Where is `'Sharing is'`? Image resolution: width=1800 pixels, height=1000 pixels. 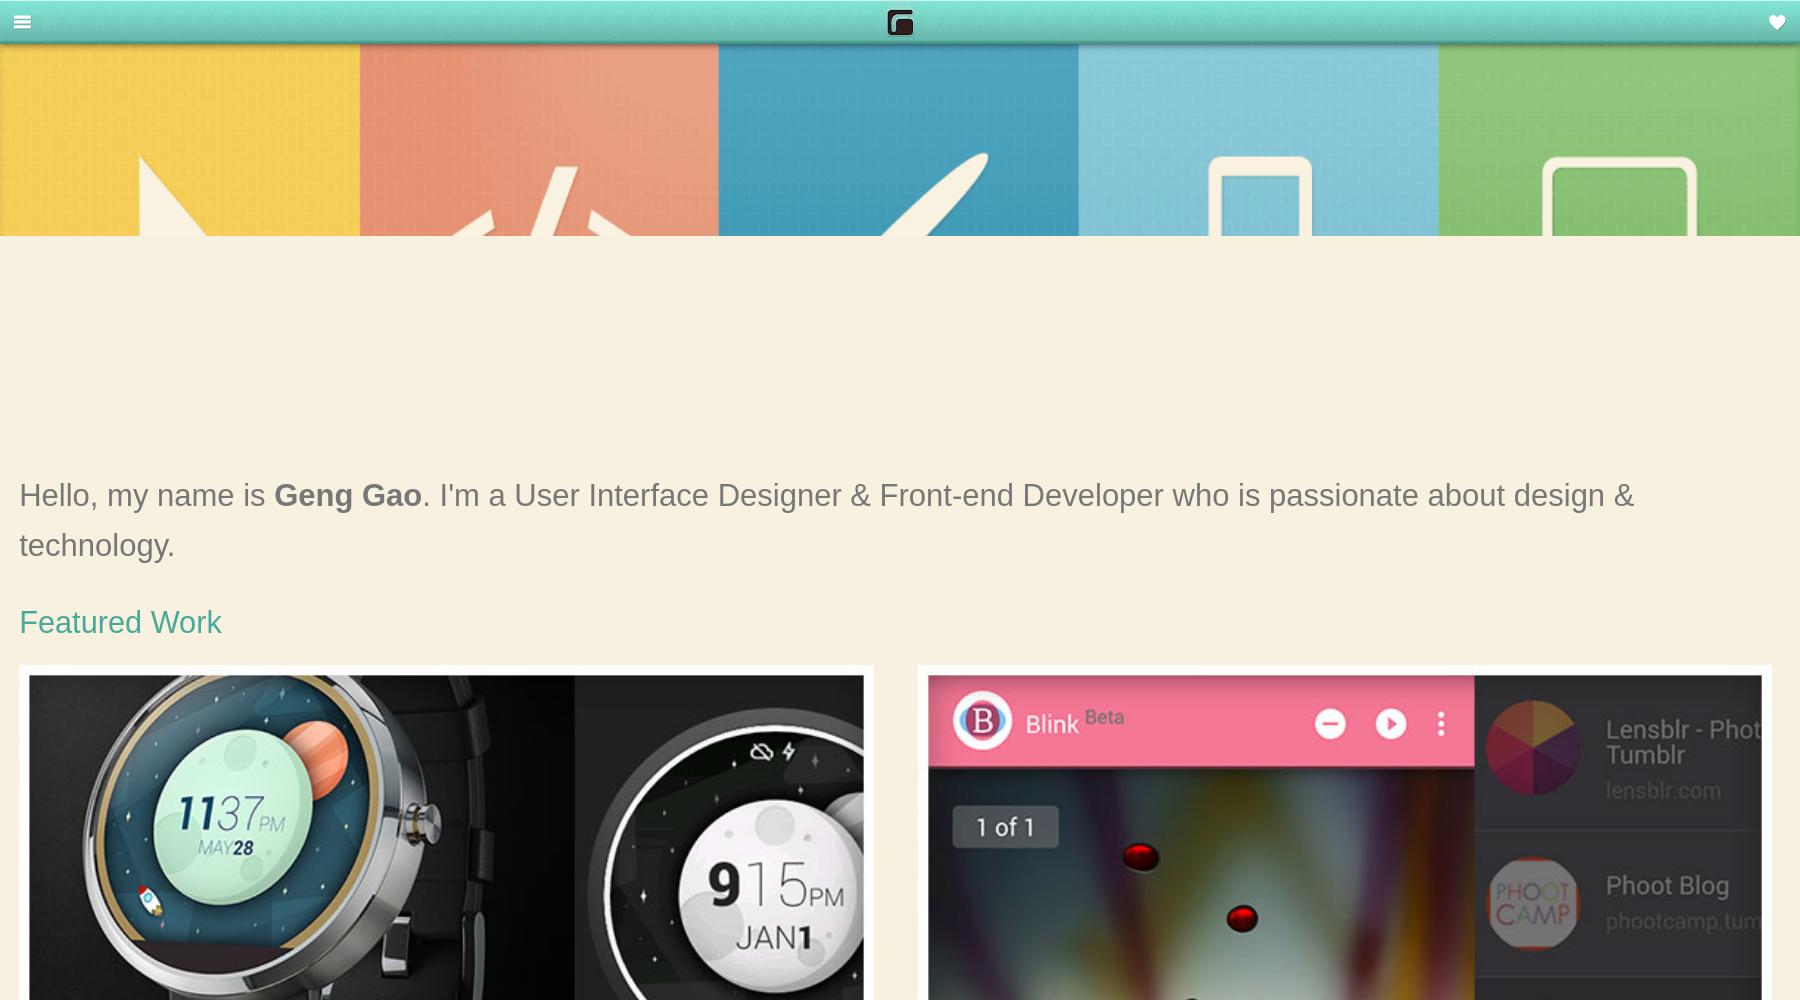 'Sharing is' is located at coordinates (1684, 31).